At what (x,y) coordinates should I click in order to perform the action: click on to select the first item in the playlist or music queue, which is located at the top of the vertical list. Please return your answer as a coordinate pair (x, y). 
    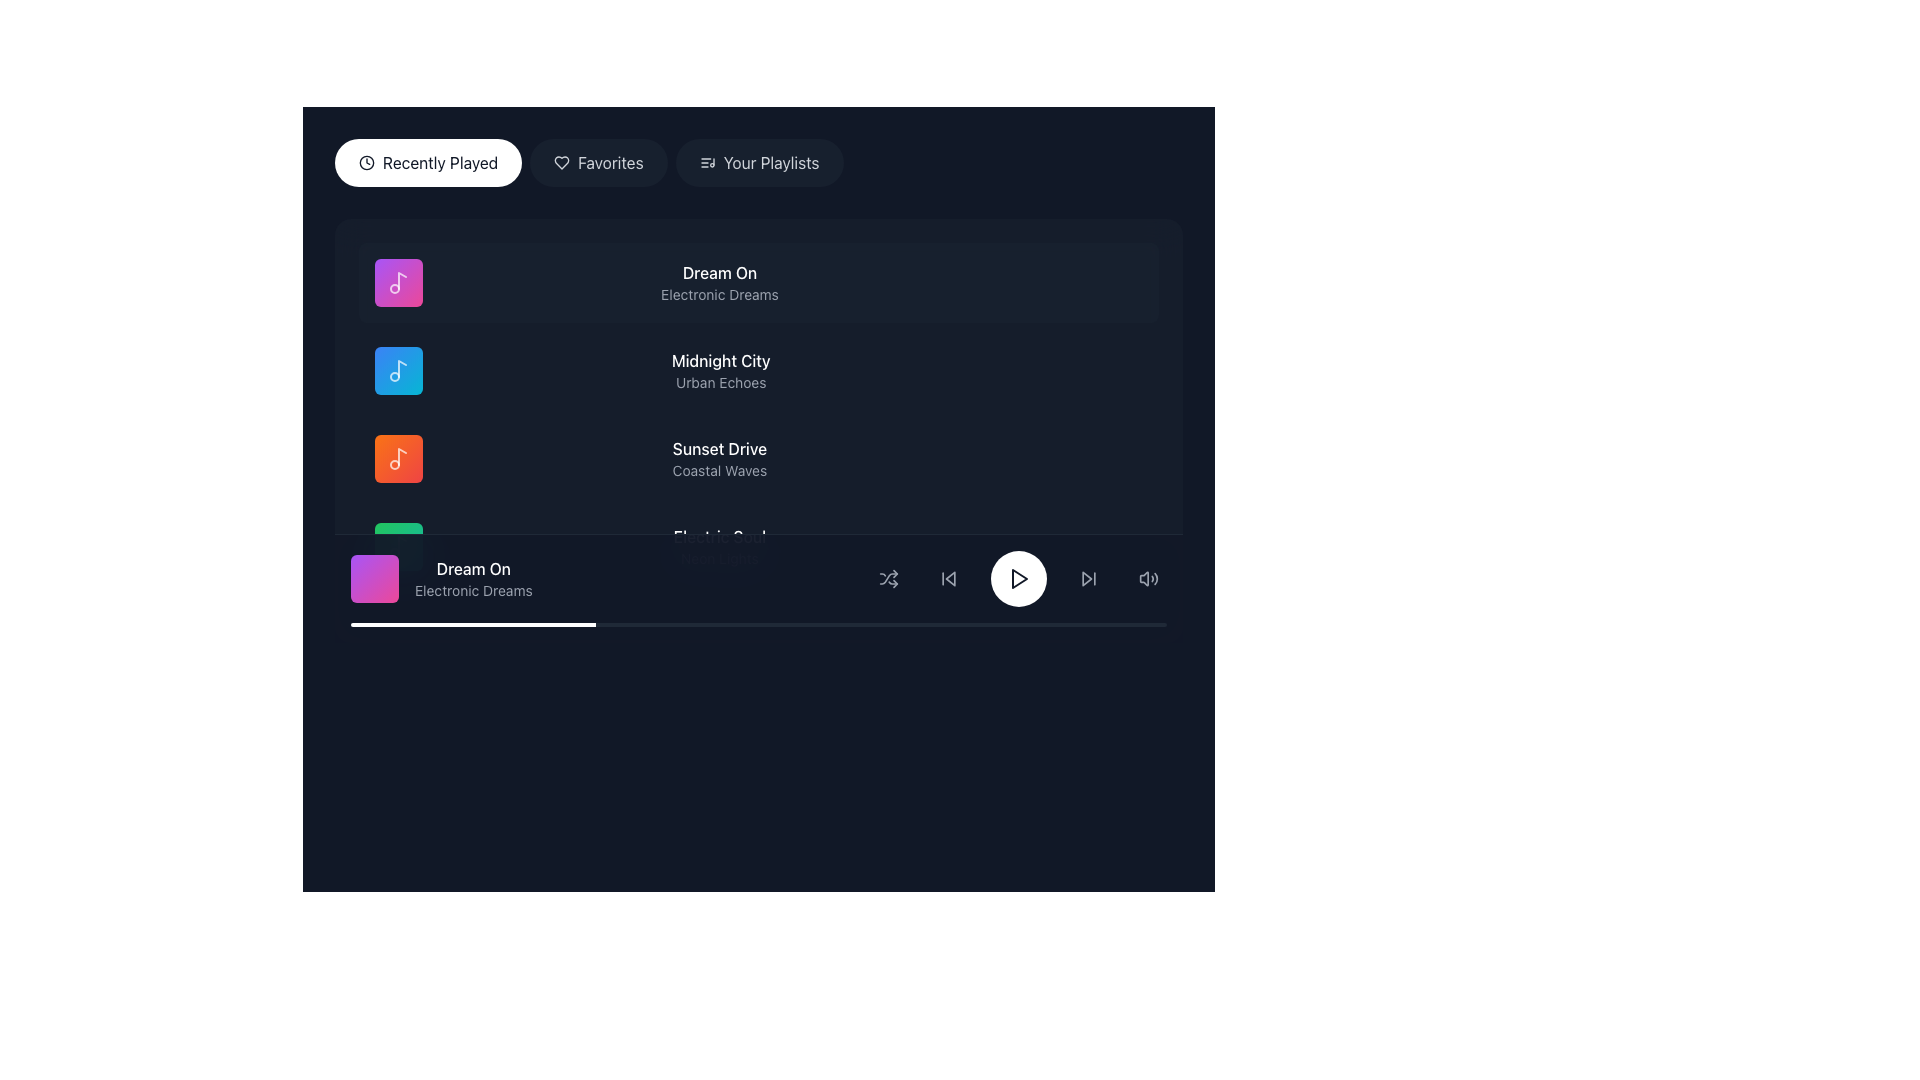
    Looking at the image, I should click on (757, 282).